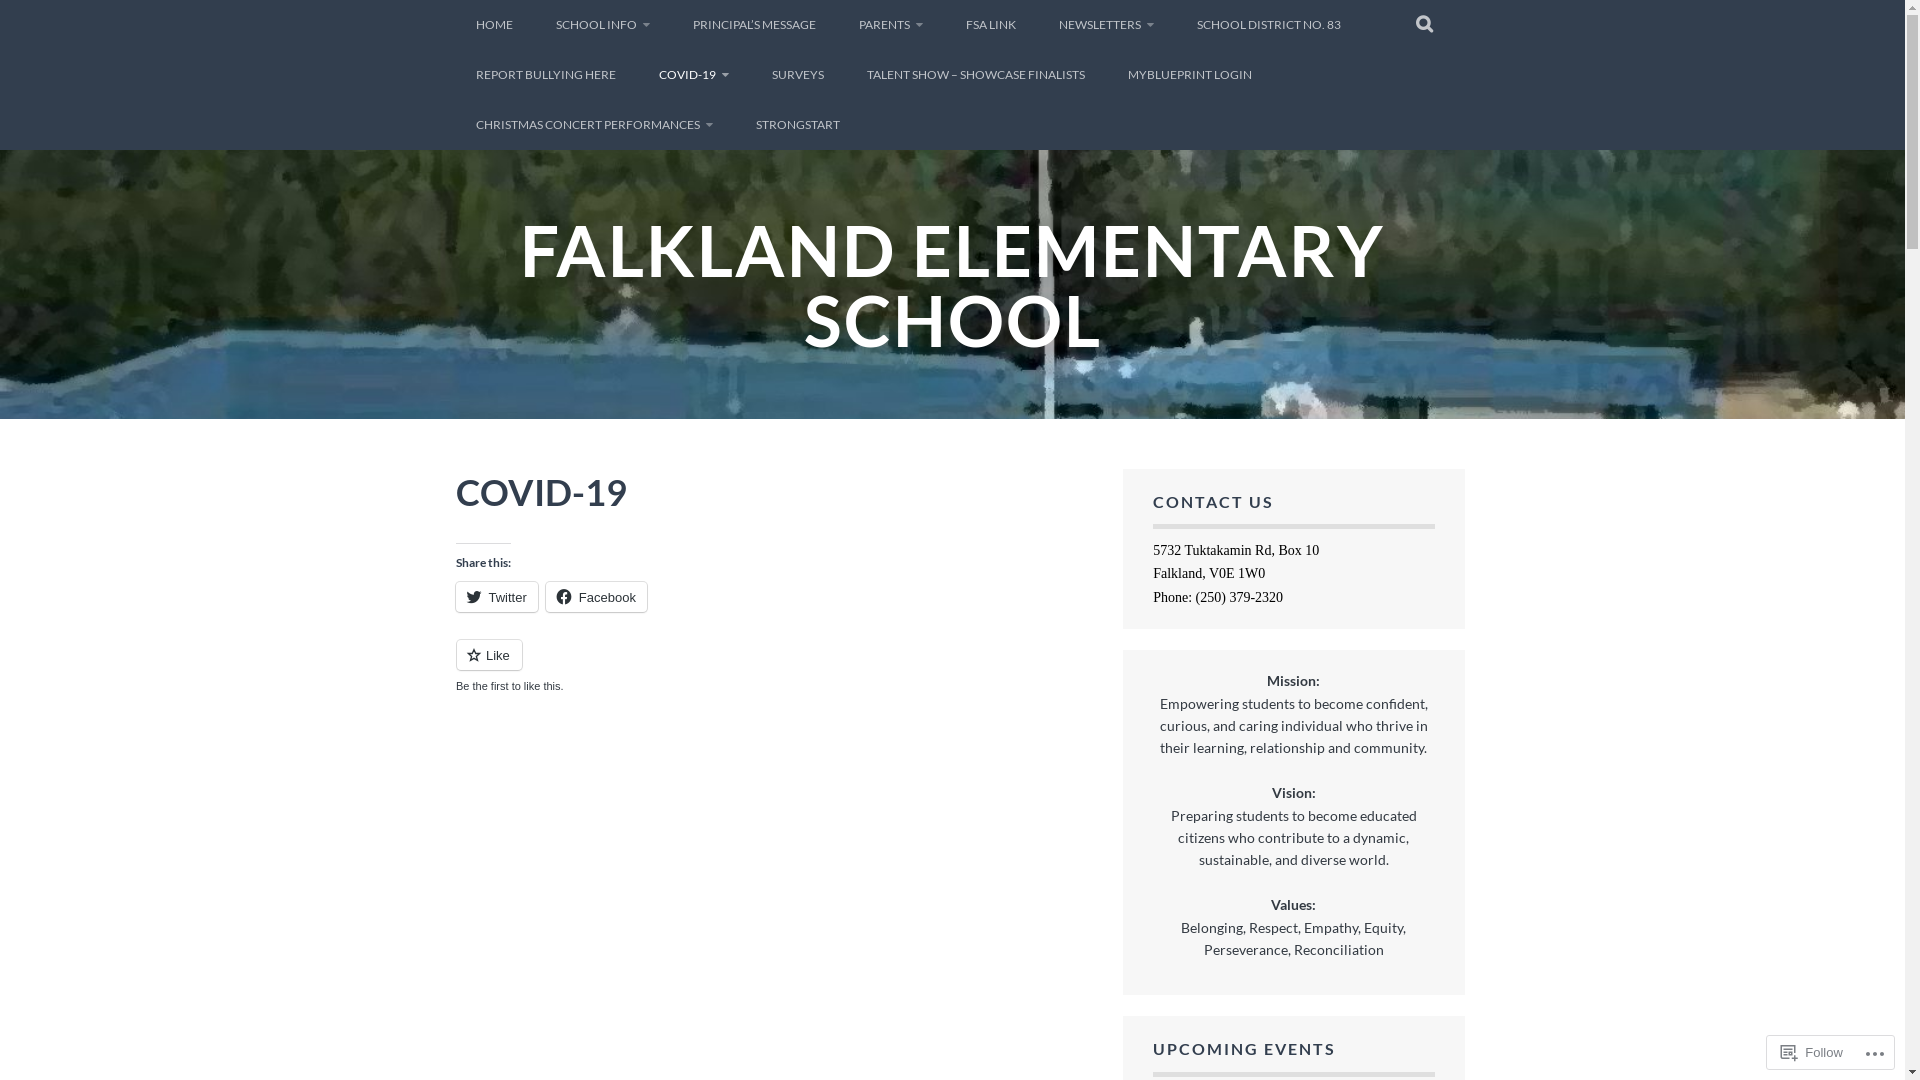 Image resolution: width=1920 pixels, height=1080 pixels. Describe the element at coordinates (692, 73) in the screenshot. I see `'COVID-19'` at that location.